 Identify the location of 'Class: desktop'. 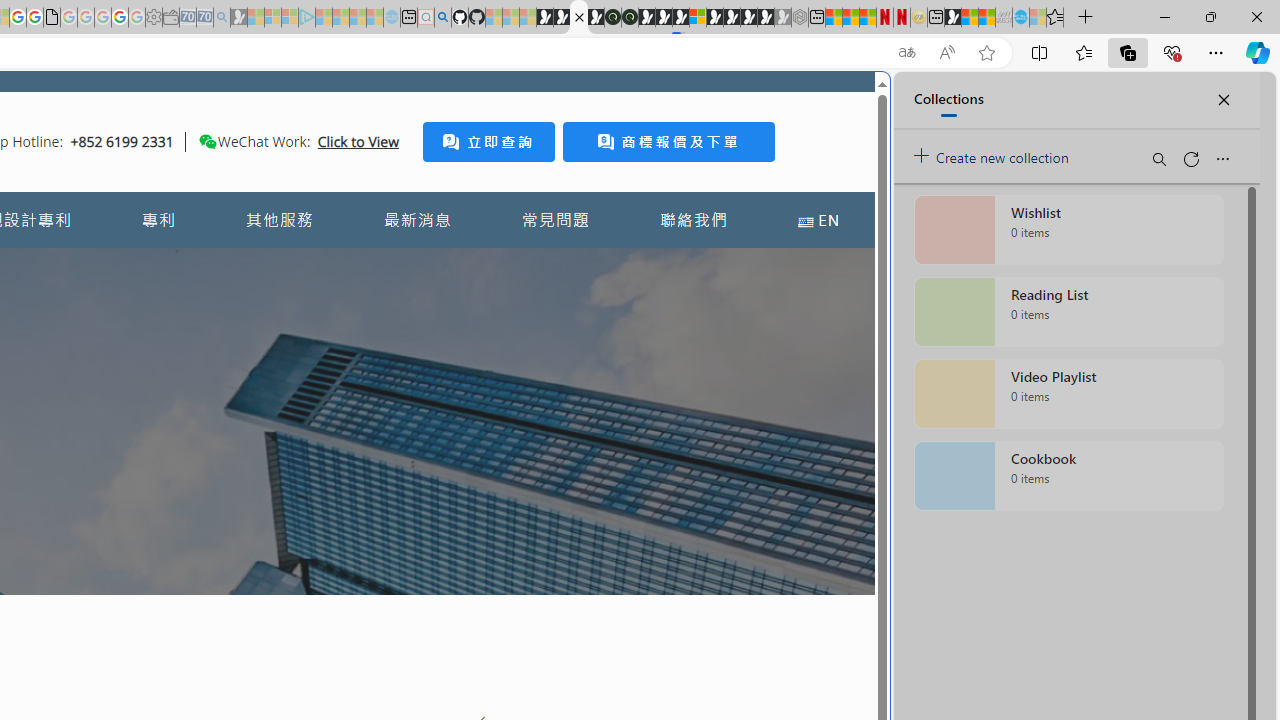
(207, 140).